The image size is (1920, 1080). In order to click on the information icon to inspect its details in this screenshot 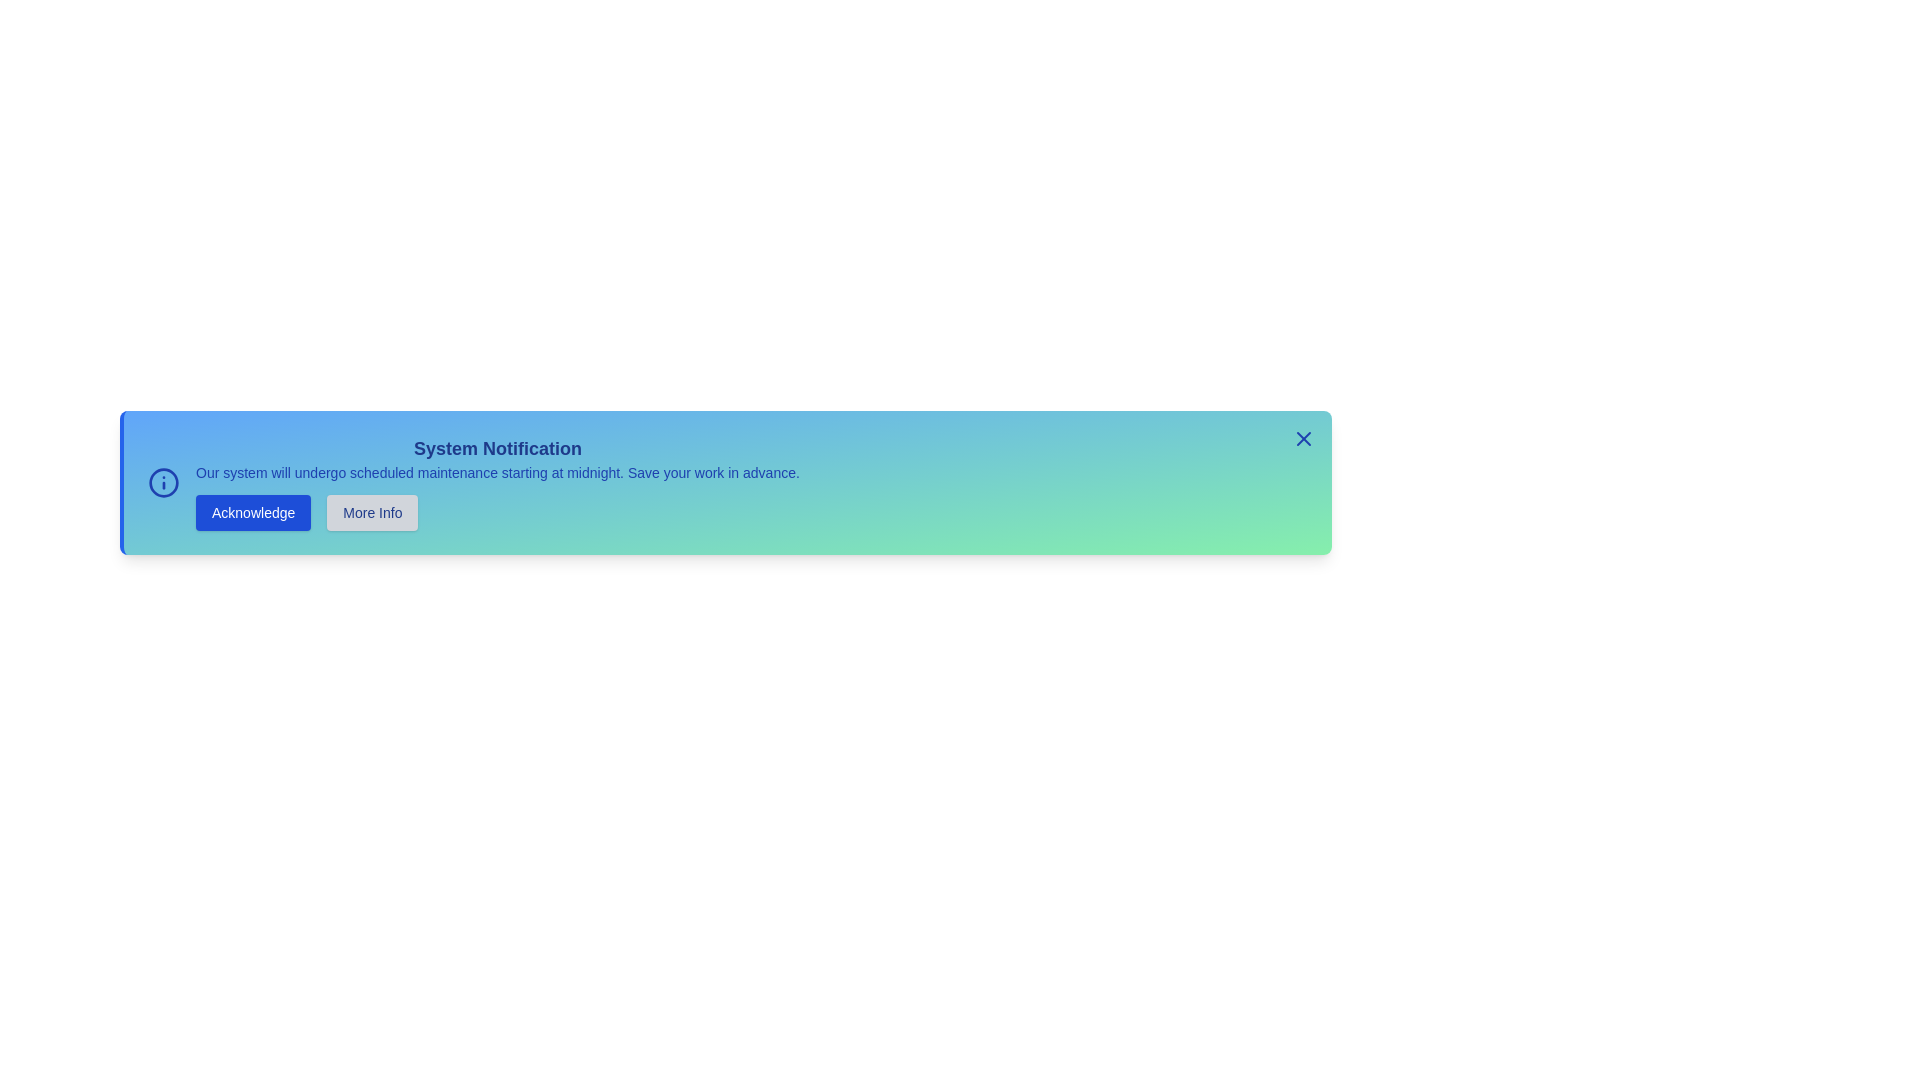, I will do `click(163, 482)`.